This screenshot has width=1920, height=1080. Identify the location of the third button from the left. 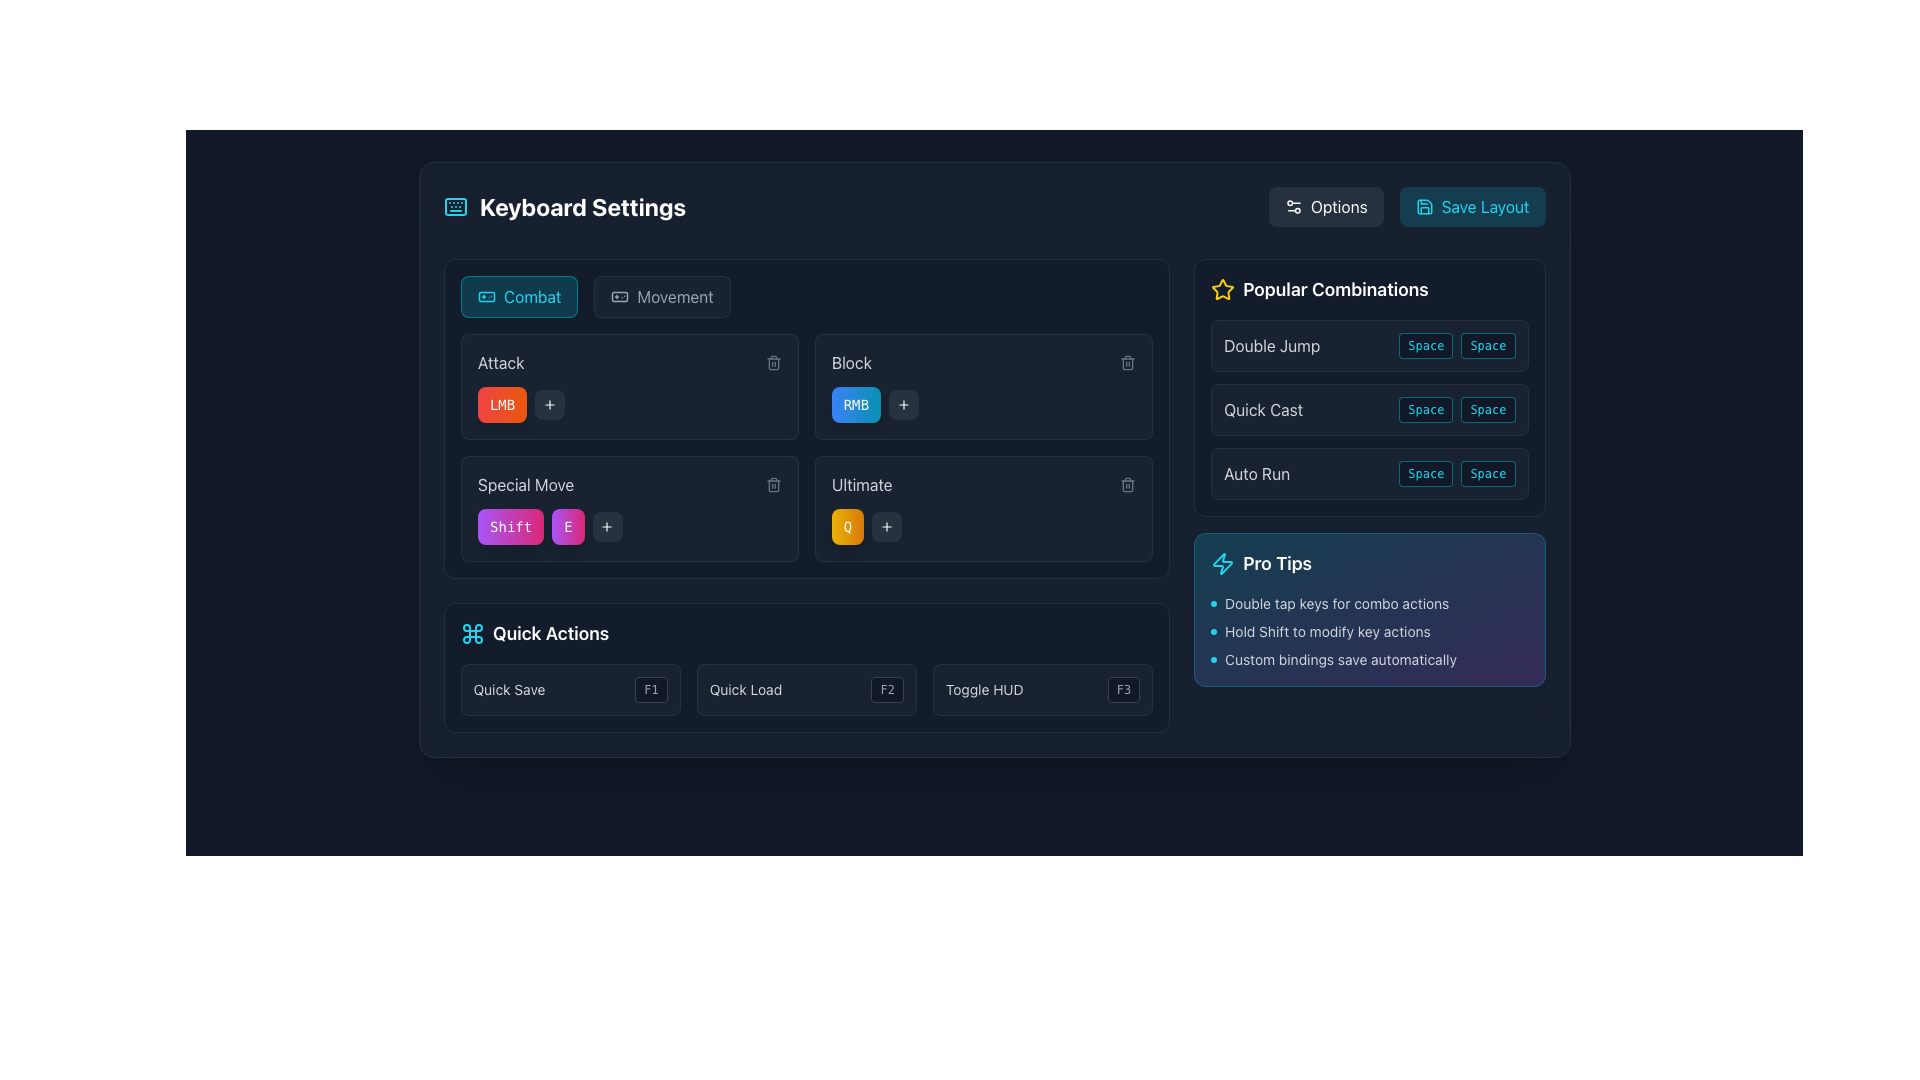
(606, 526).